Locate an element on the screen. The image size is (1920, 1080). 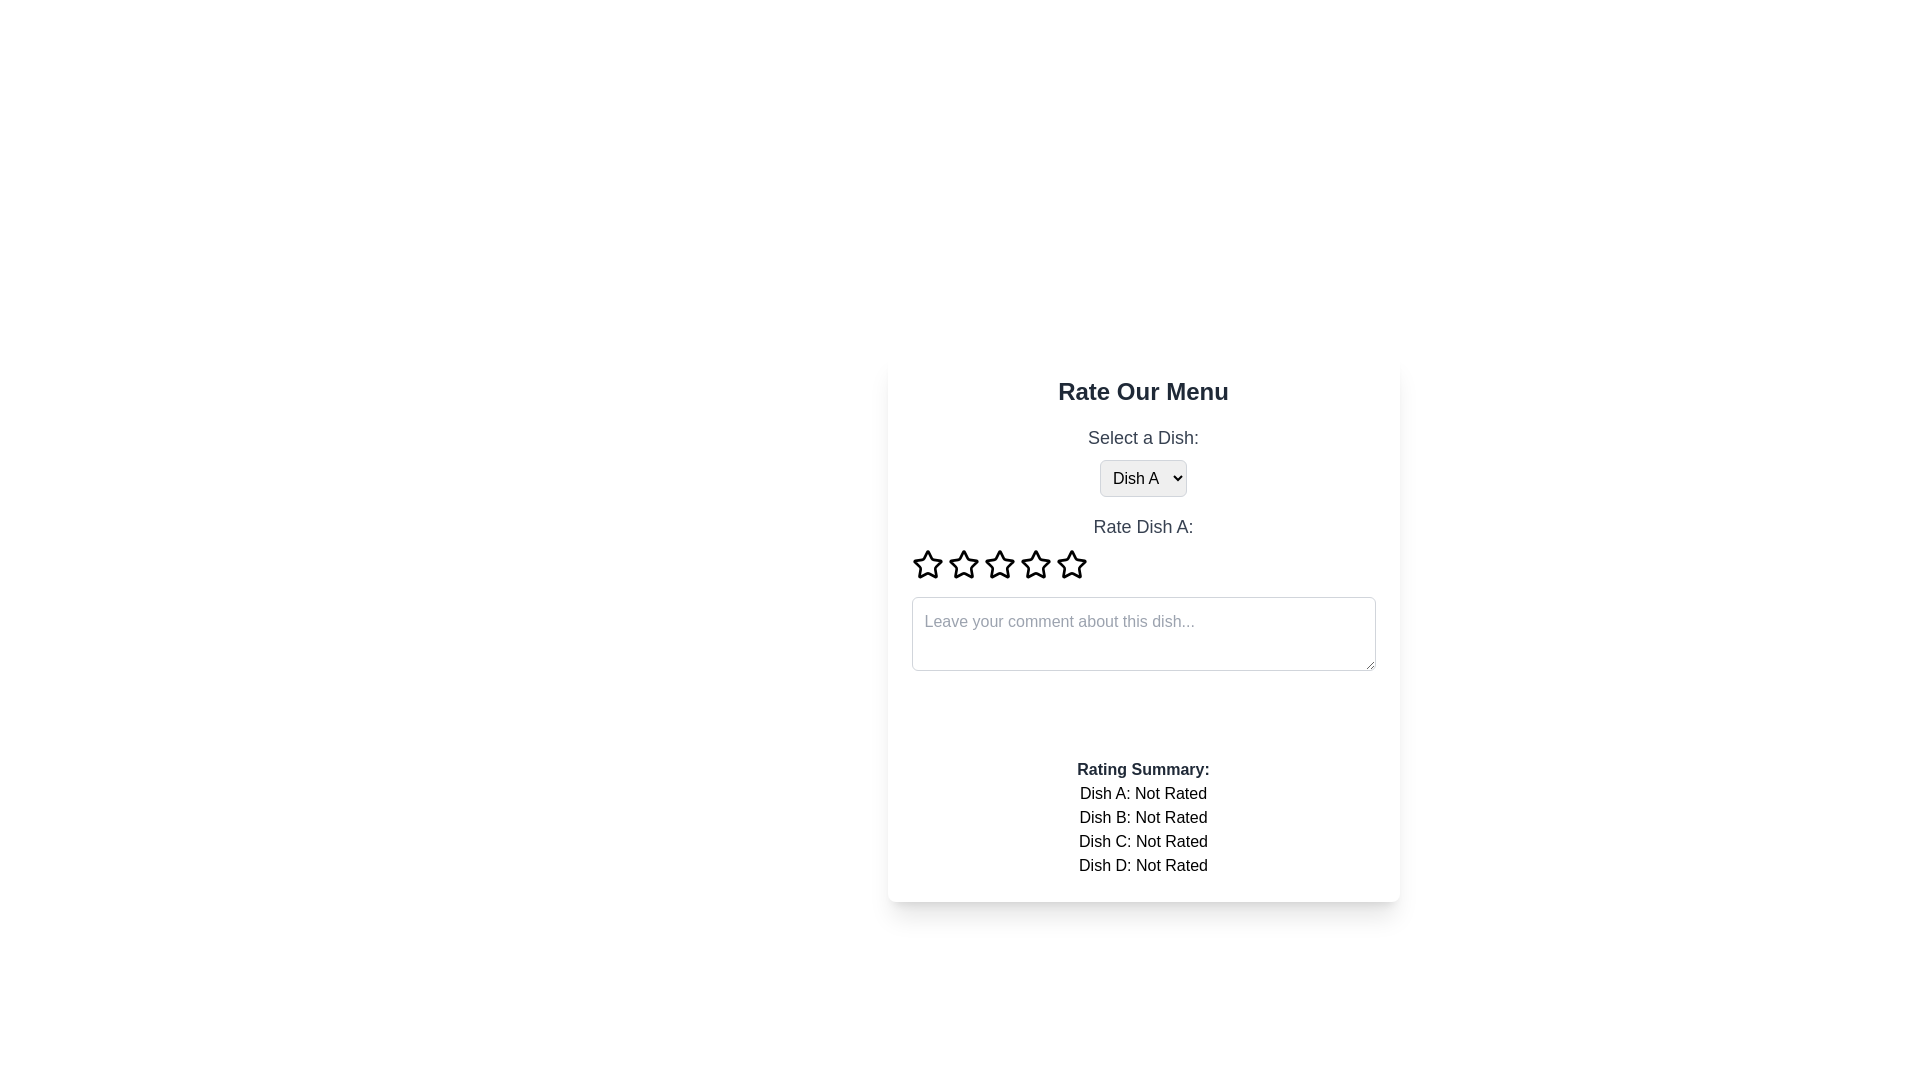
the third star icon for rating 'Dish A' is located at coordinates (1035, 564).